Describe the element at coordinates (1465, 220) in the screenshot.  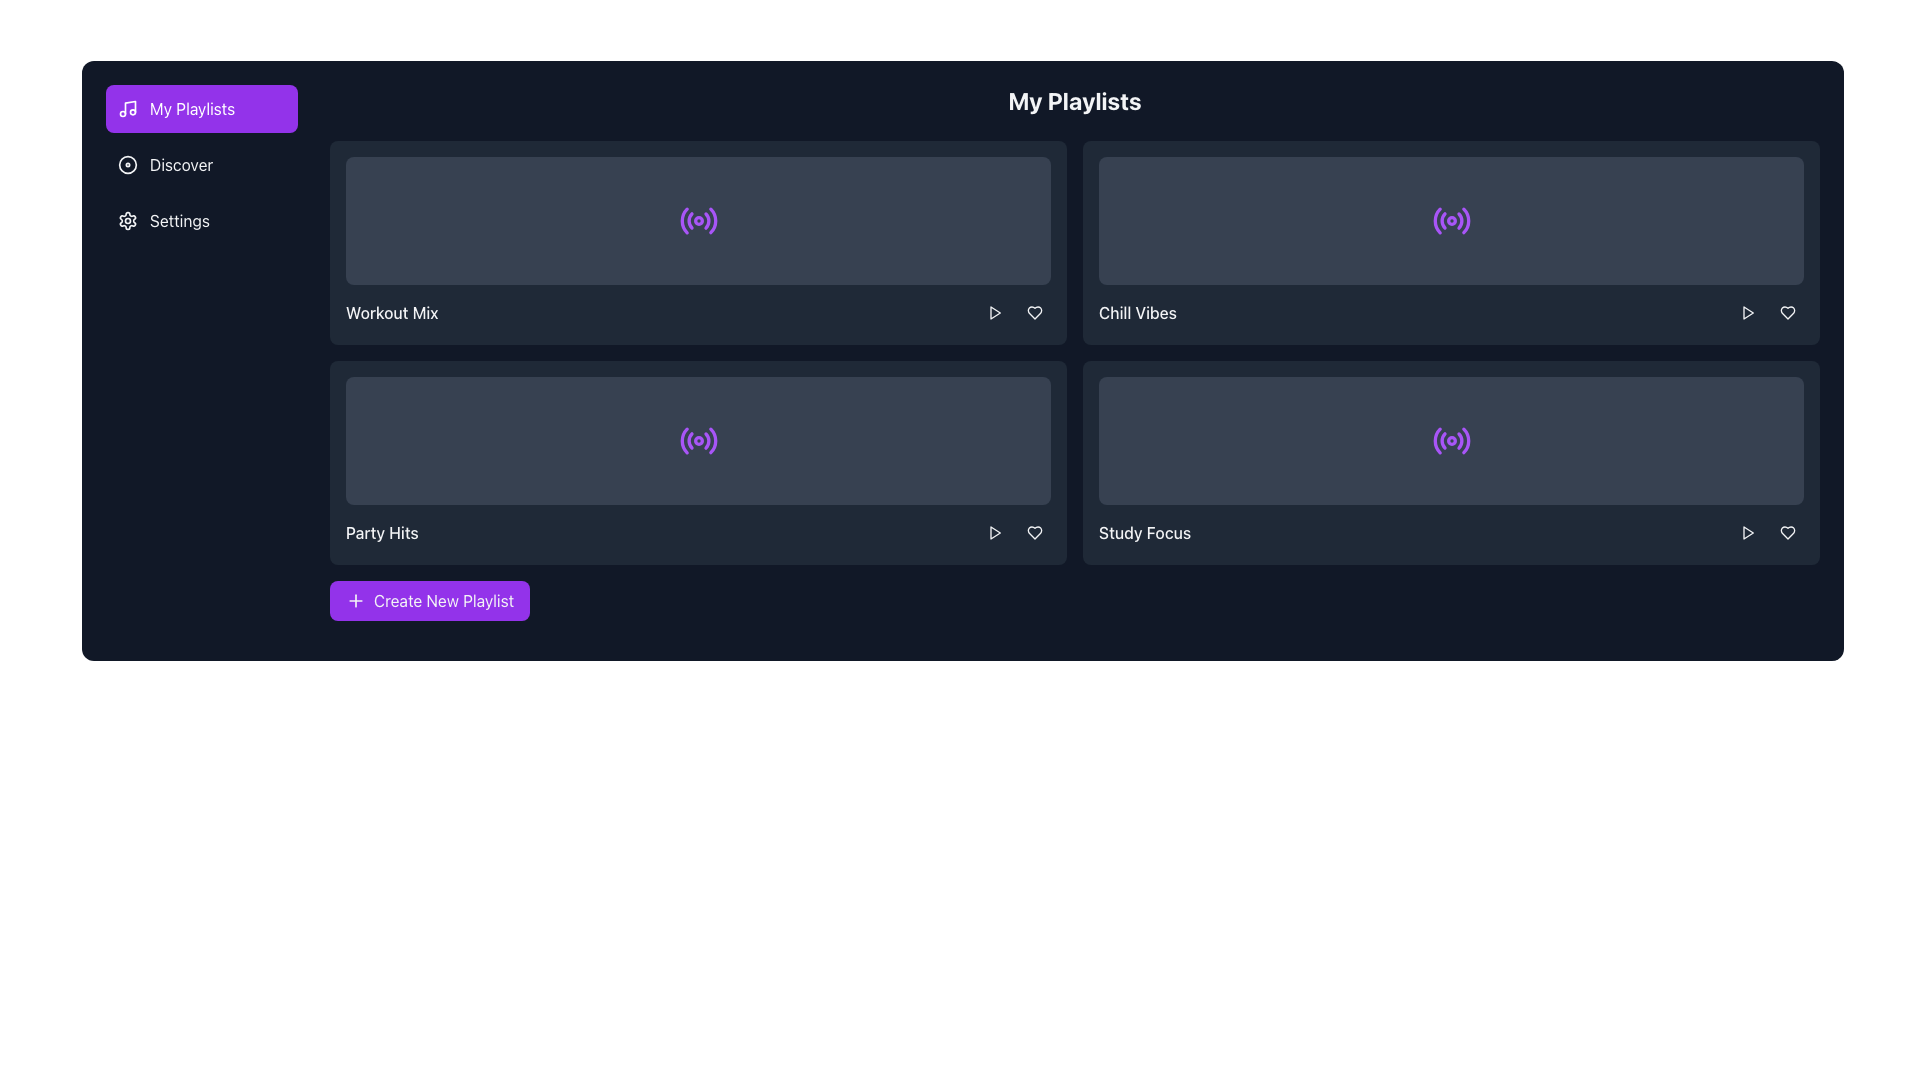
I see `the outermost curved line of the radio wave symbol in the 'Chill Vibes' card, which is a purple segment of the SVG icon located in the second column of the playlist section` at that location.